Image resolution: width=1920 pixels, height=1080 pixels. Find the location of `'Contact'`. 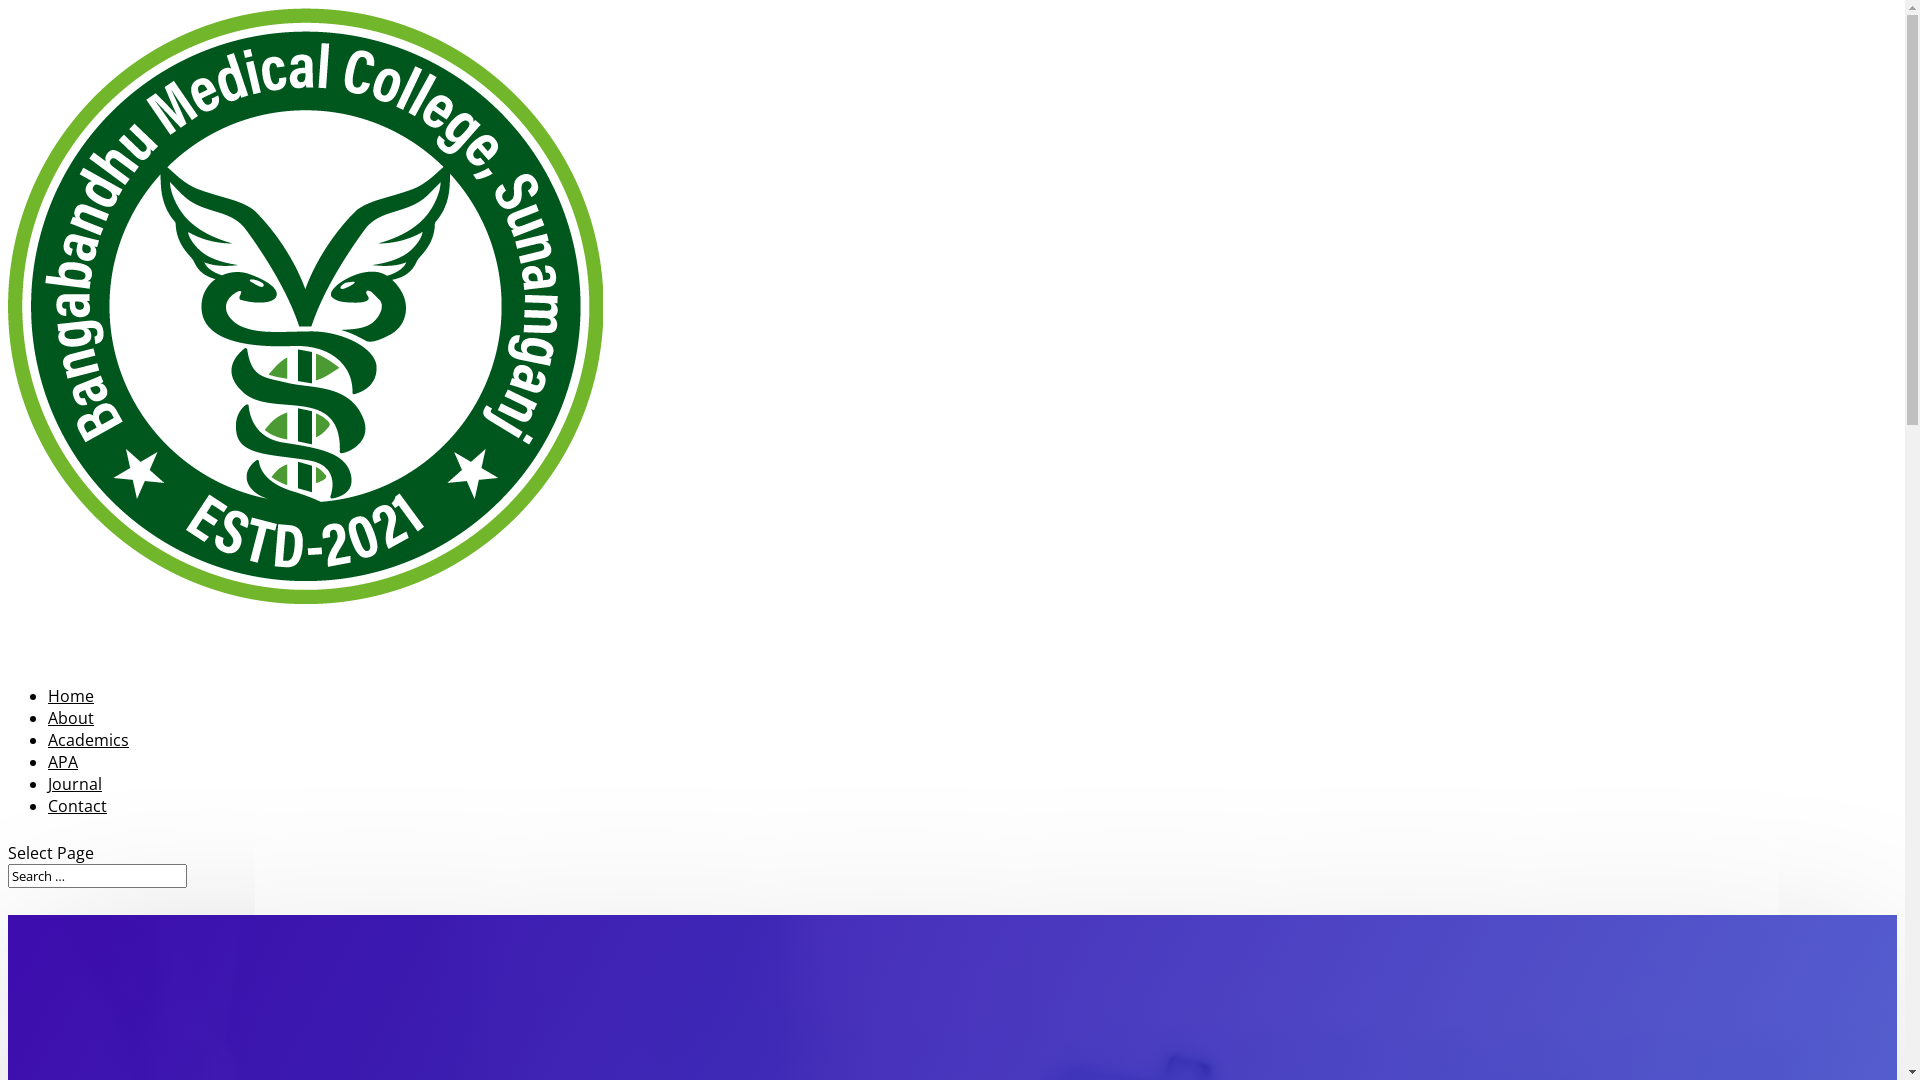

'Contact' is located at coordinates (77, 836).